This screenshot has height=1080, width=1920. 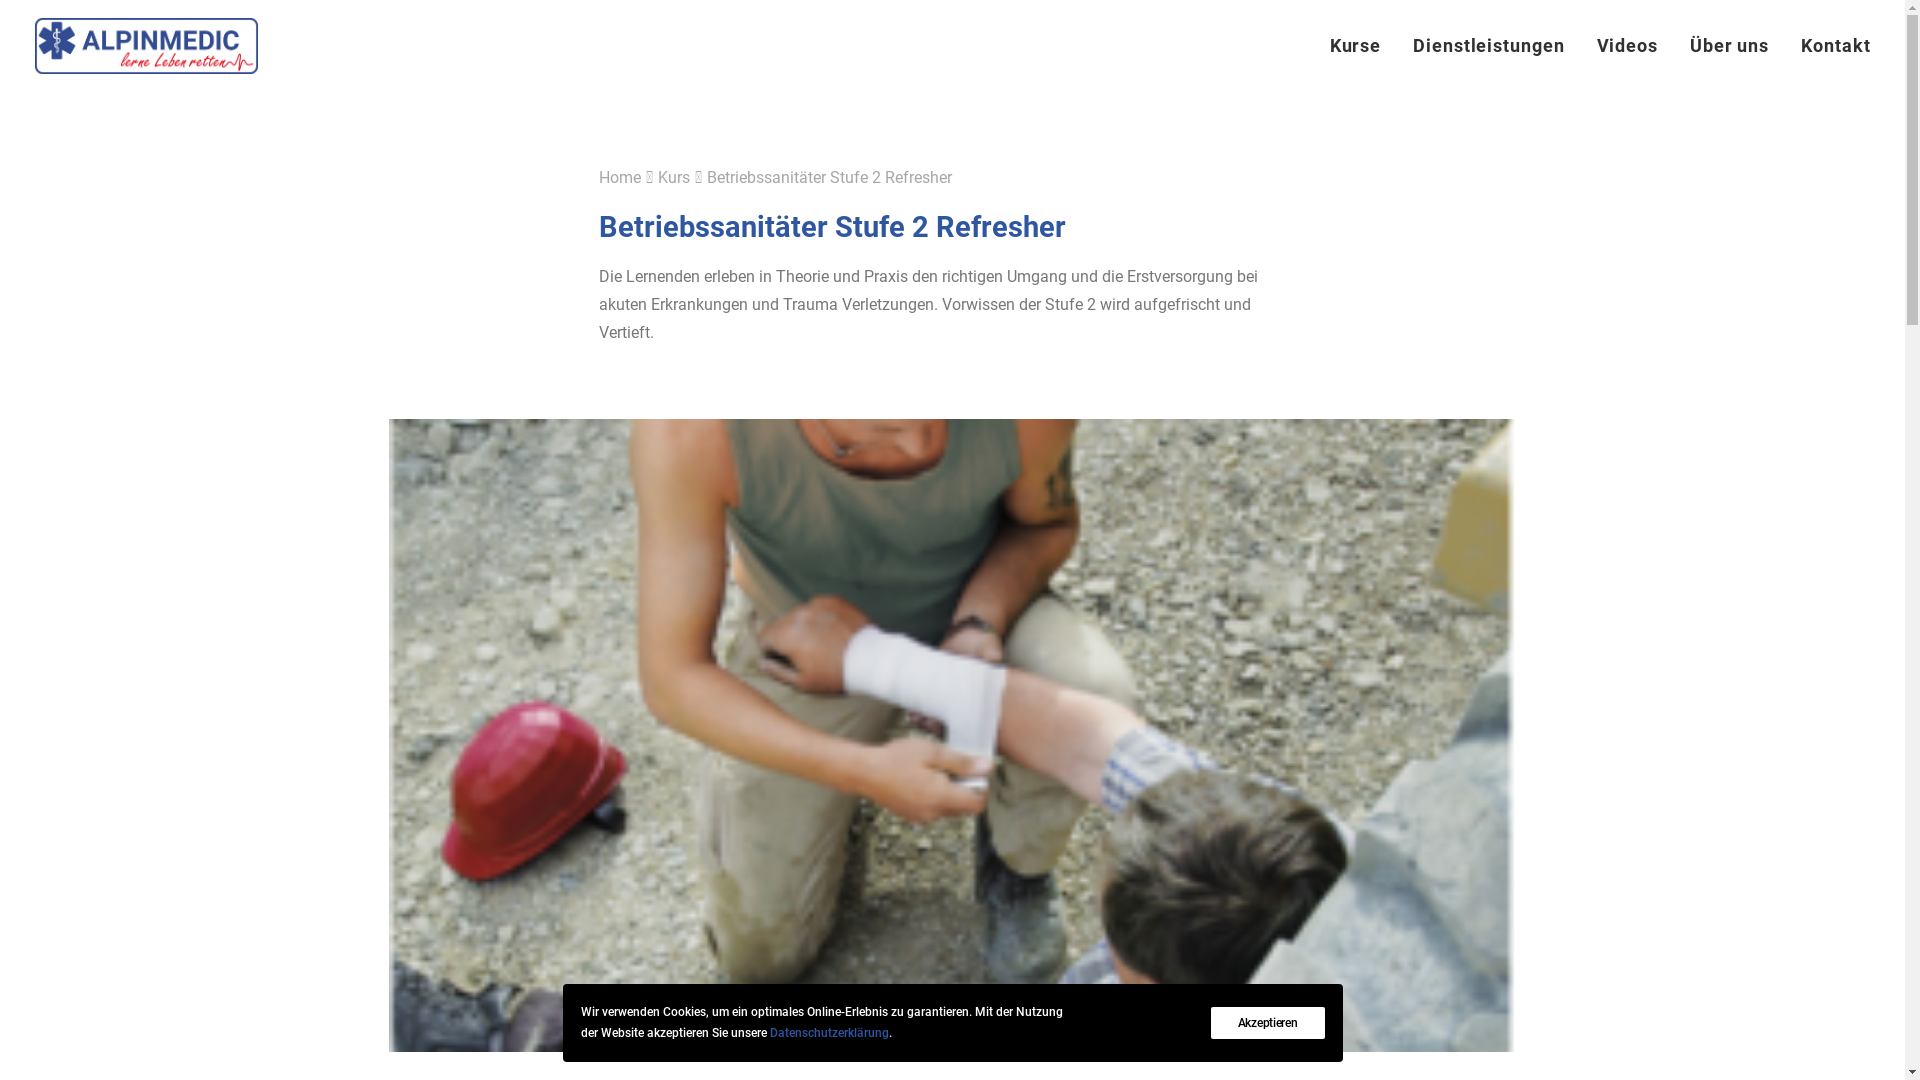 What do you see at coordinates (673, 176) in the screenshot?
I see `'Kurs'` at bounding box center [673, 176].